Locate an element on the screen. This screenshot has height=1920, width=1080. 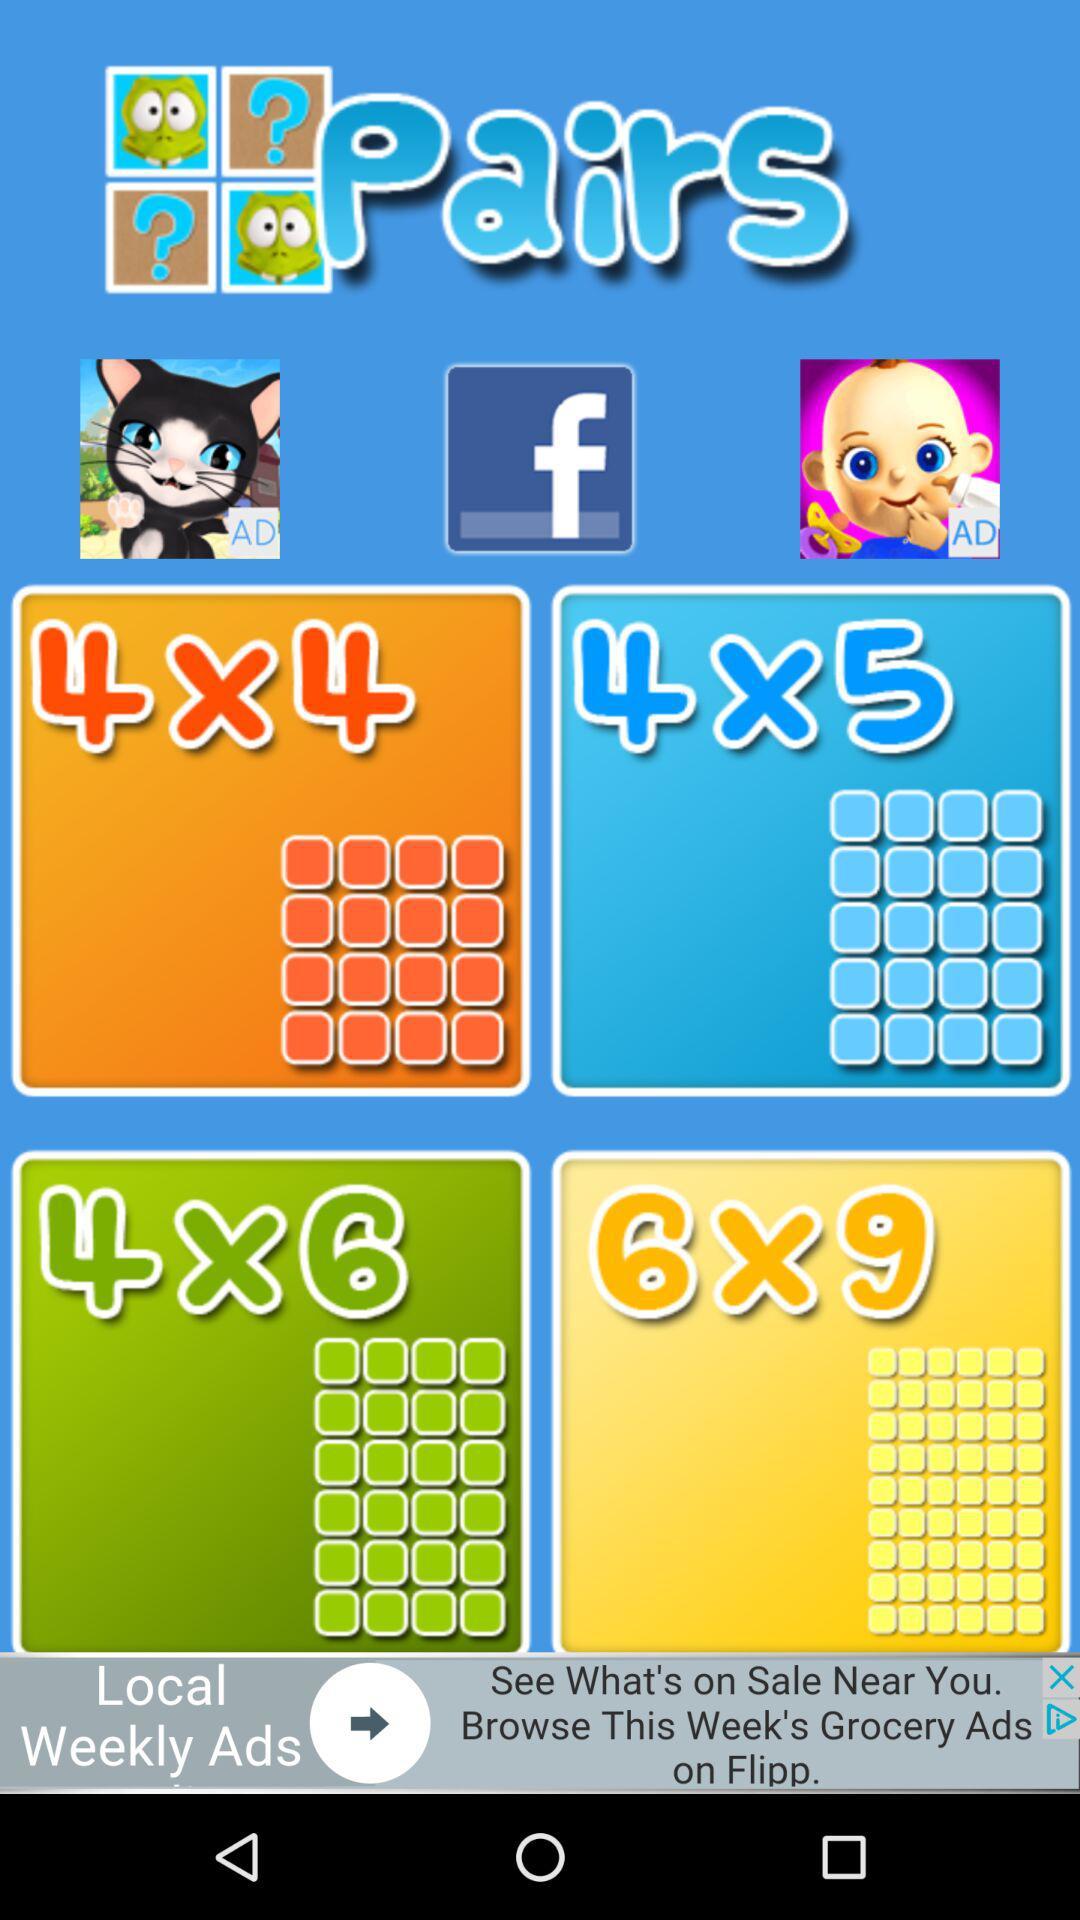
advertisement is located at coordinates (898, 458).